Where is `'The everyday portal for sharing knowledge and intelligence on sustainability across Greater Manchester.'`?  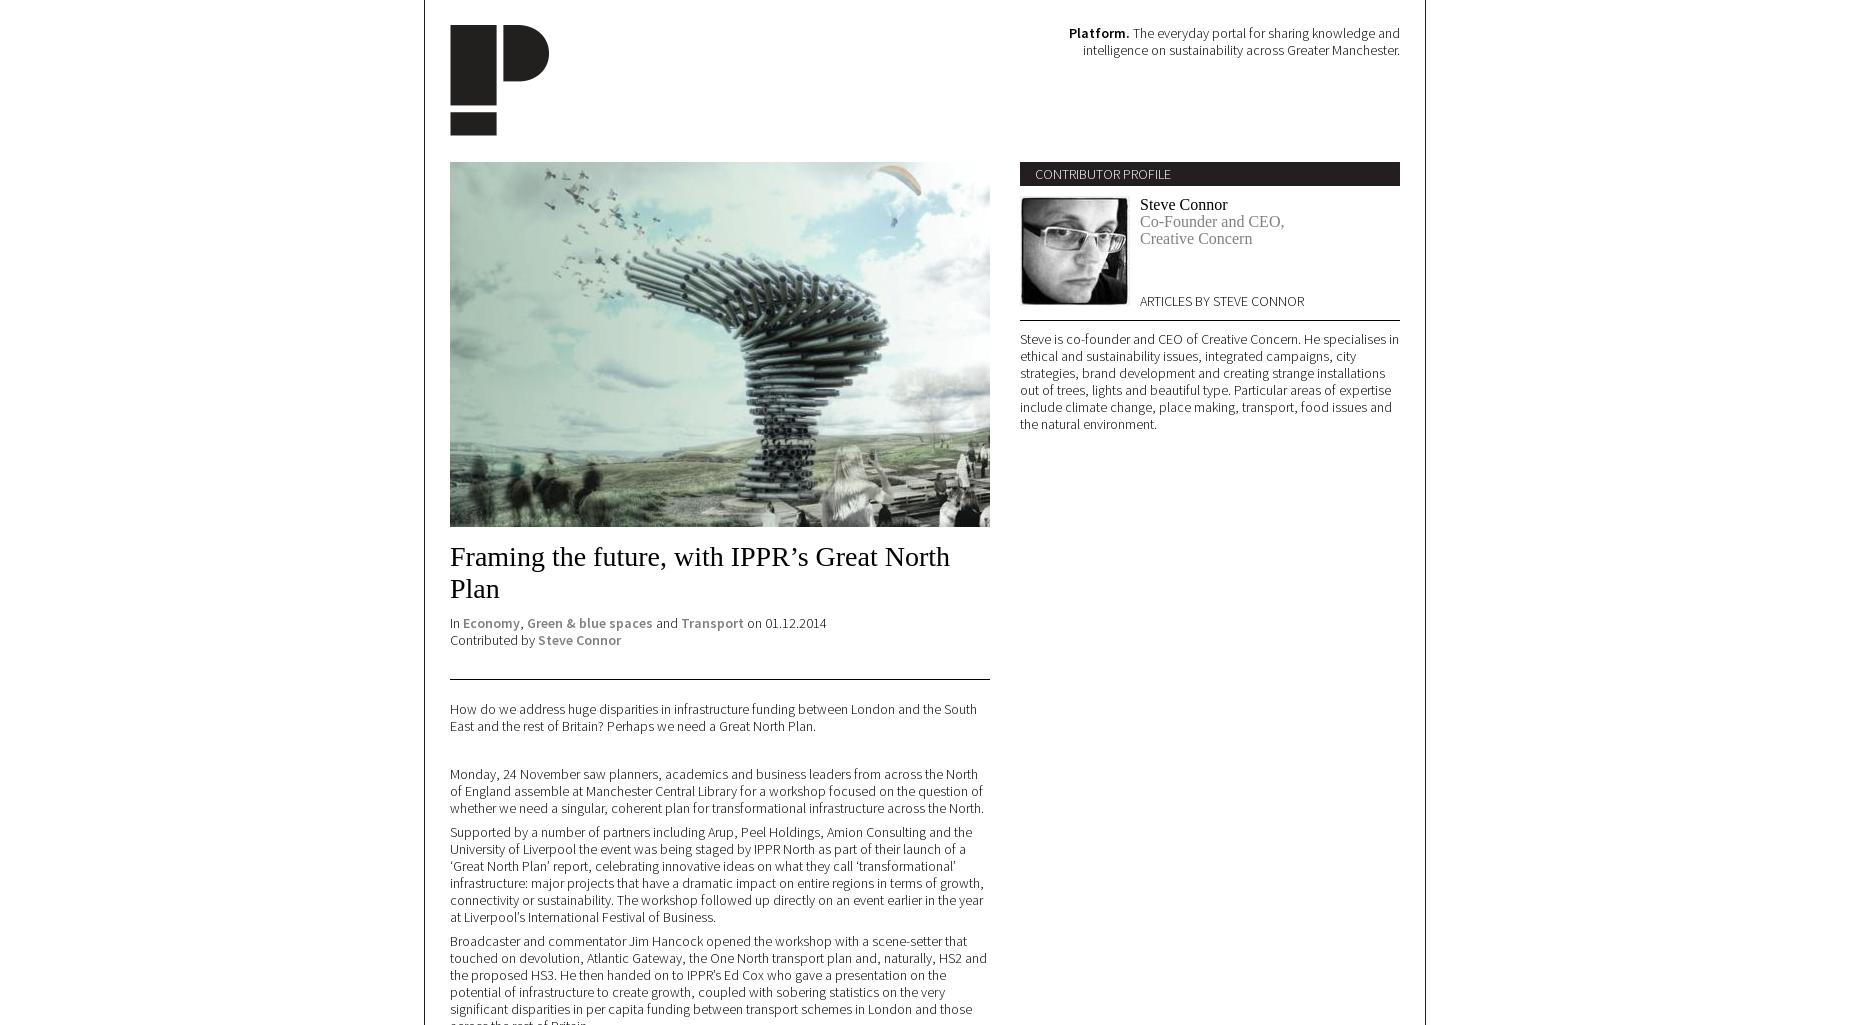
'The everyday portal for sharing knowledge and intelligence on sustainability across Greater Manchester.' is located at coordinates (1240, 41).